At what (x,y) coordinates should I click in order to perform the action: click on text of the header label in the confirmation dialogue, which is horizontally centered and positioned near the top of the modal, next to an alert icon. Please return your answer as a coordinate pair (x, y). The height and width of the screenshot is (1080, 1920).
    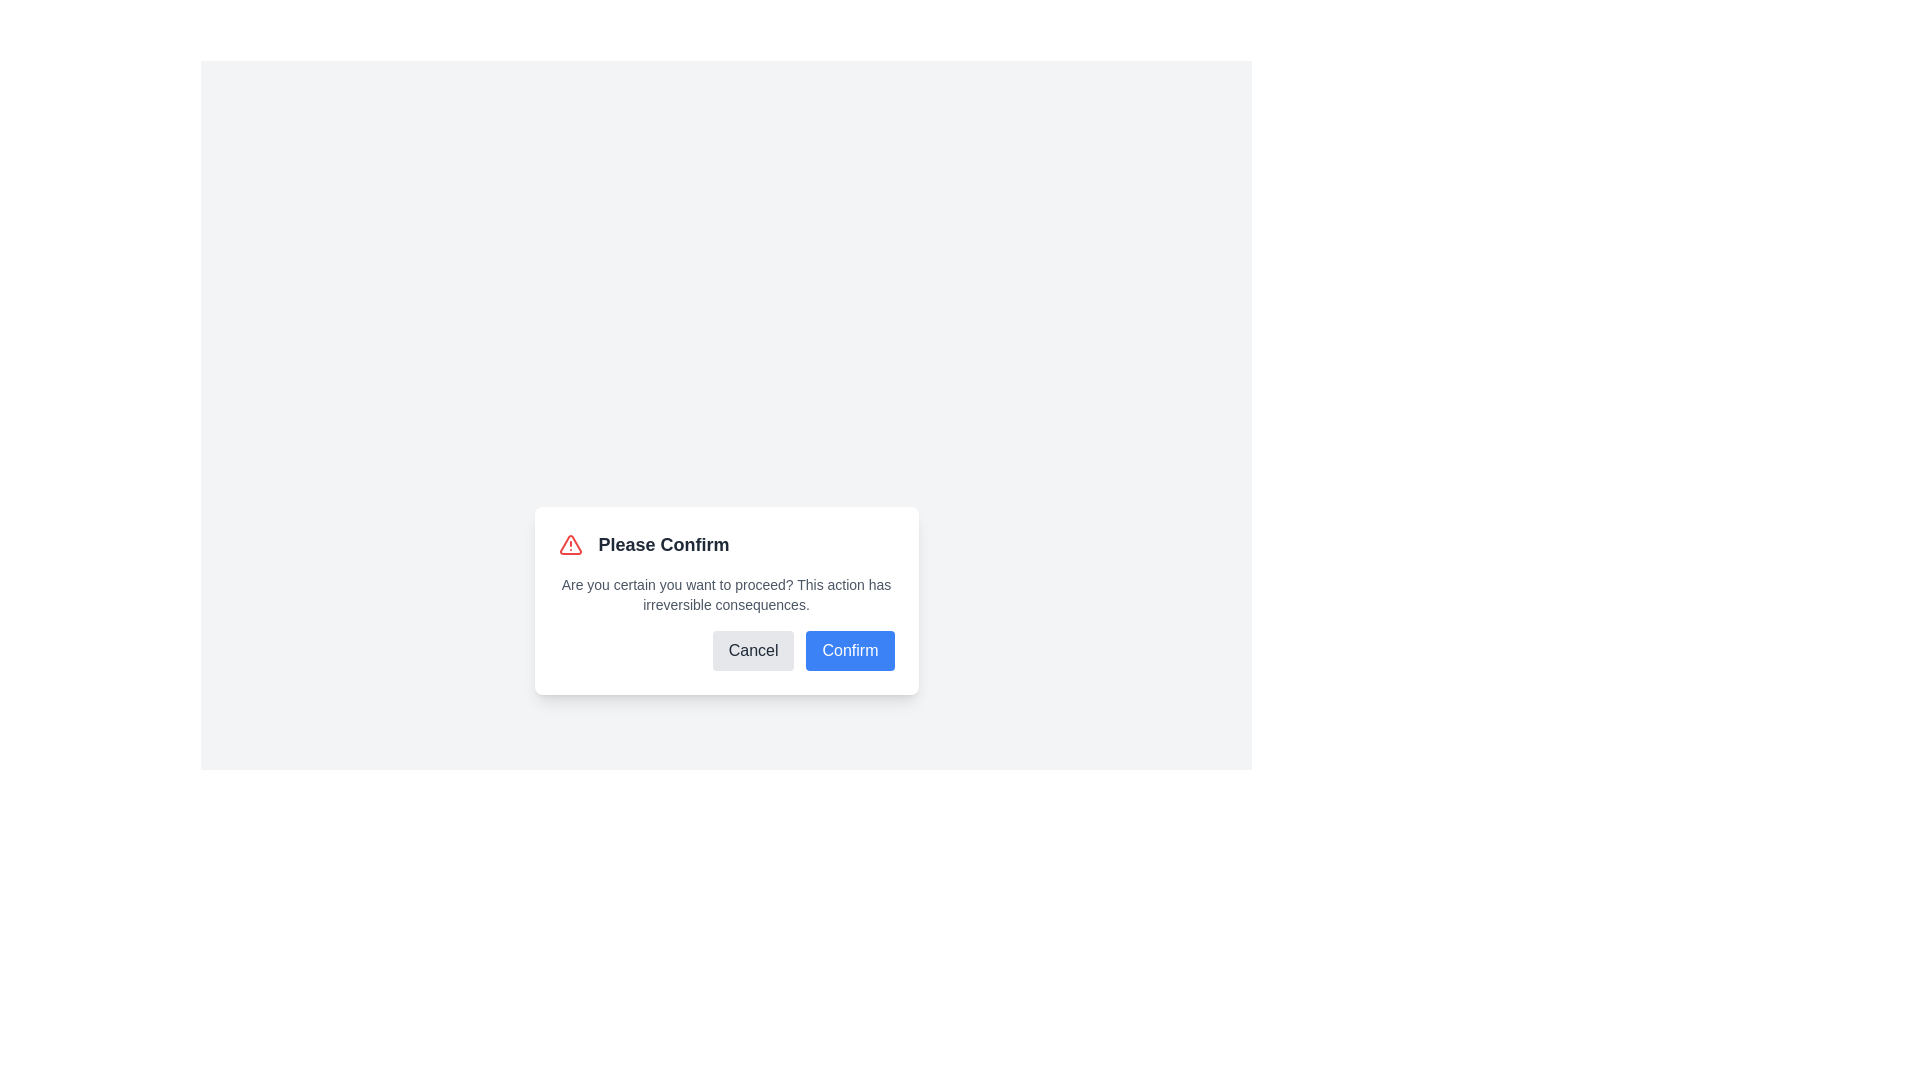
    Looking at the image, I should click on (663, 544).